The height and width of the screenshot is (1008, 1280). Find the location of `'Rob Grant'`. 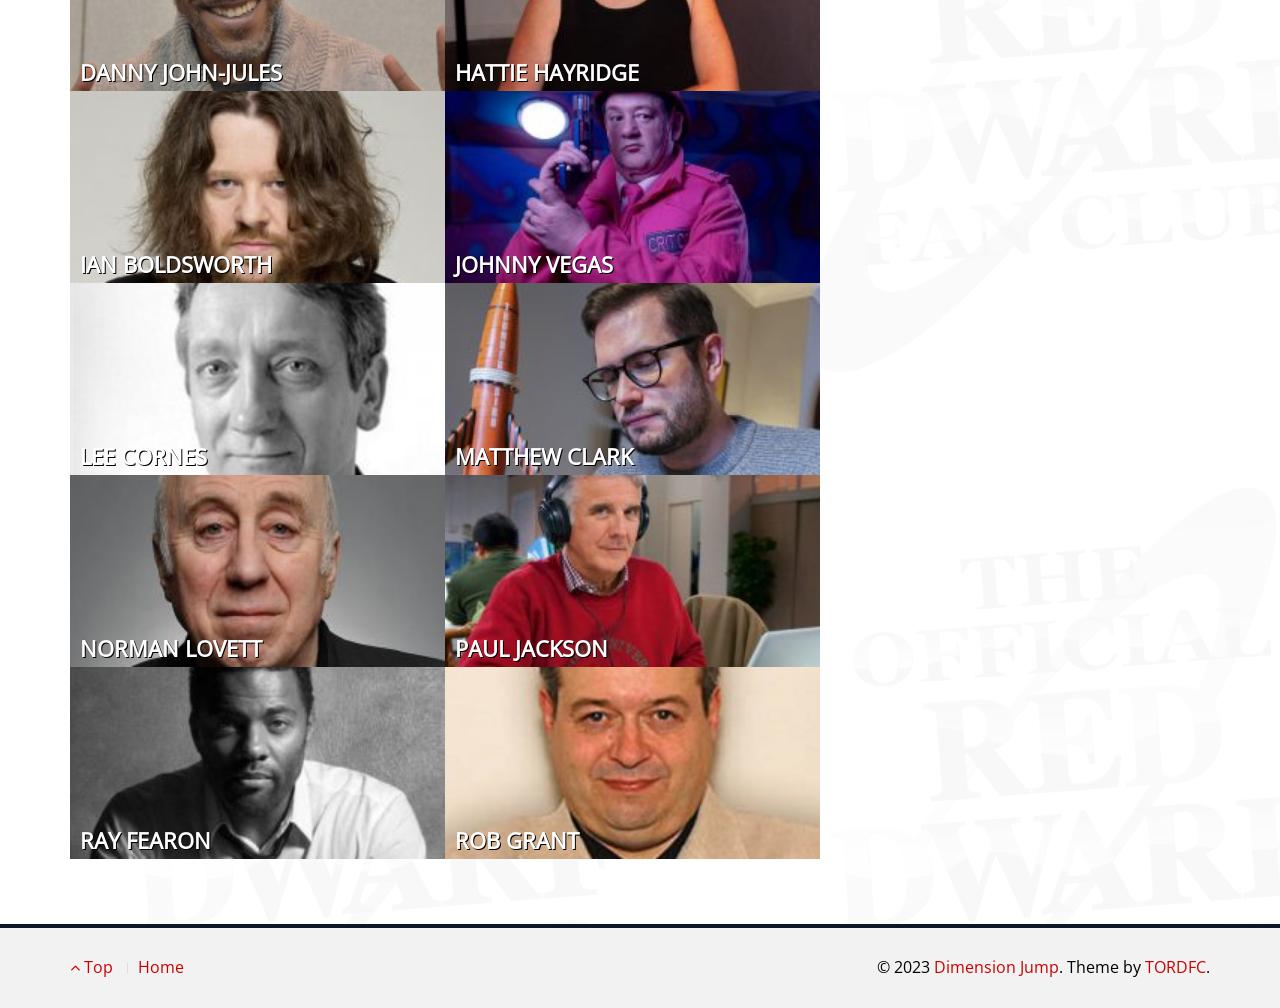

'Rob Grant' is located at coordinates (516, 838).